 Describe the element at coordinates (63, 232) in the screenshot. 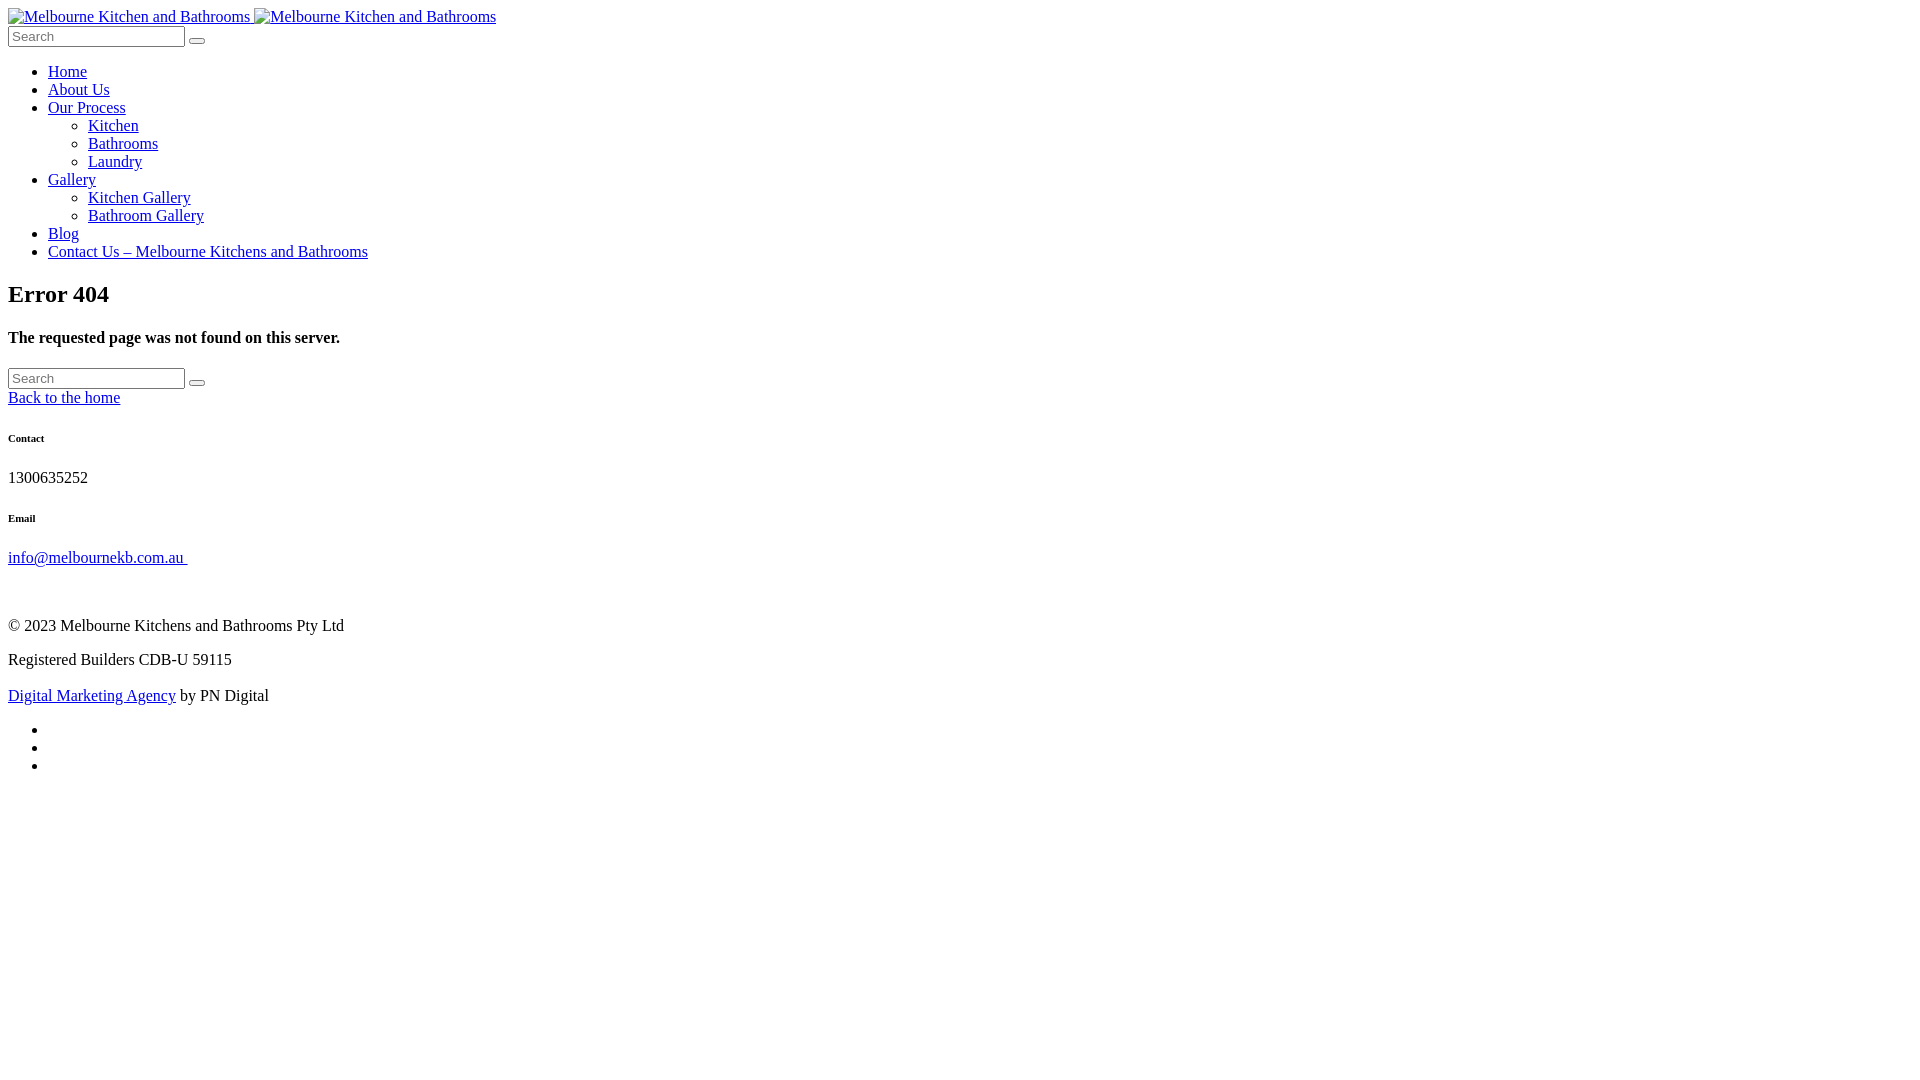

I see `'Blog'` at that location.